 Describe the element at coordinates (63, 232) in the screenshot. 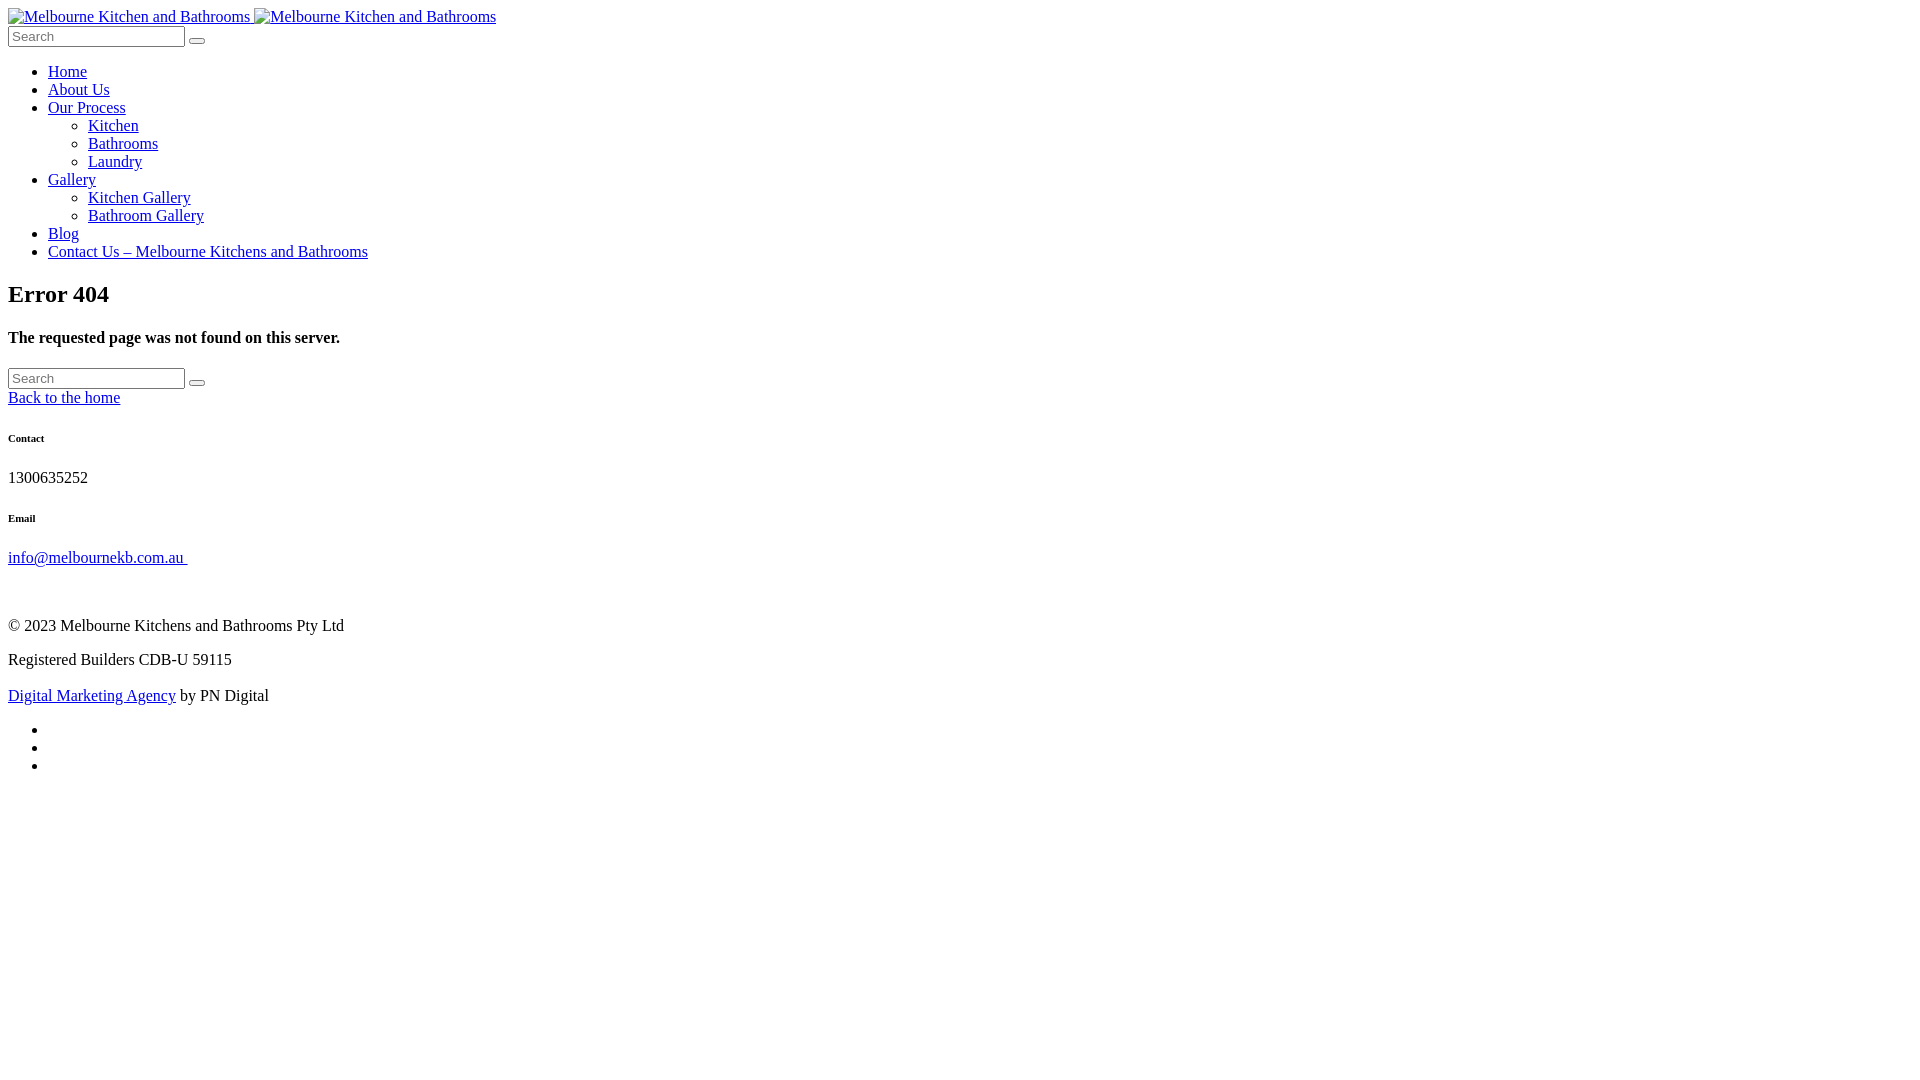

I see `'Blog'` at that location.